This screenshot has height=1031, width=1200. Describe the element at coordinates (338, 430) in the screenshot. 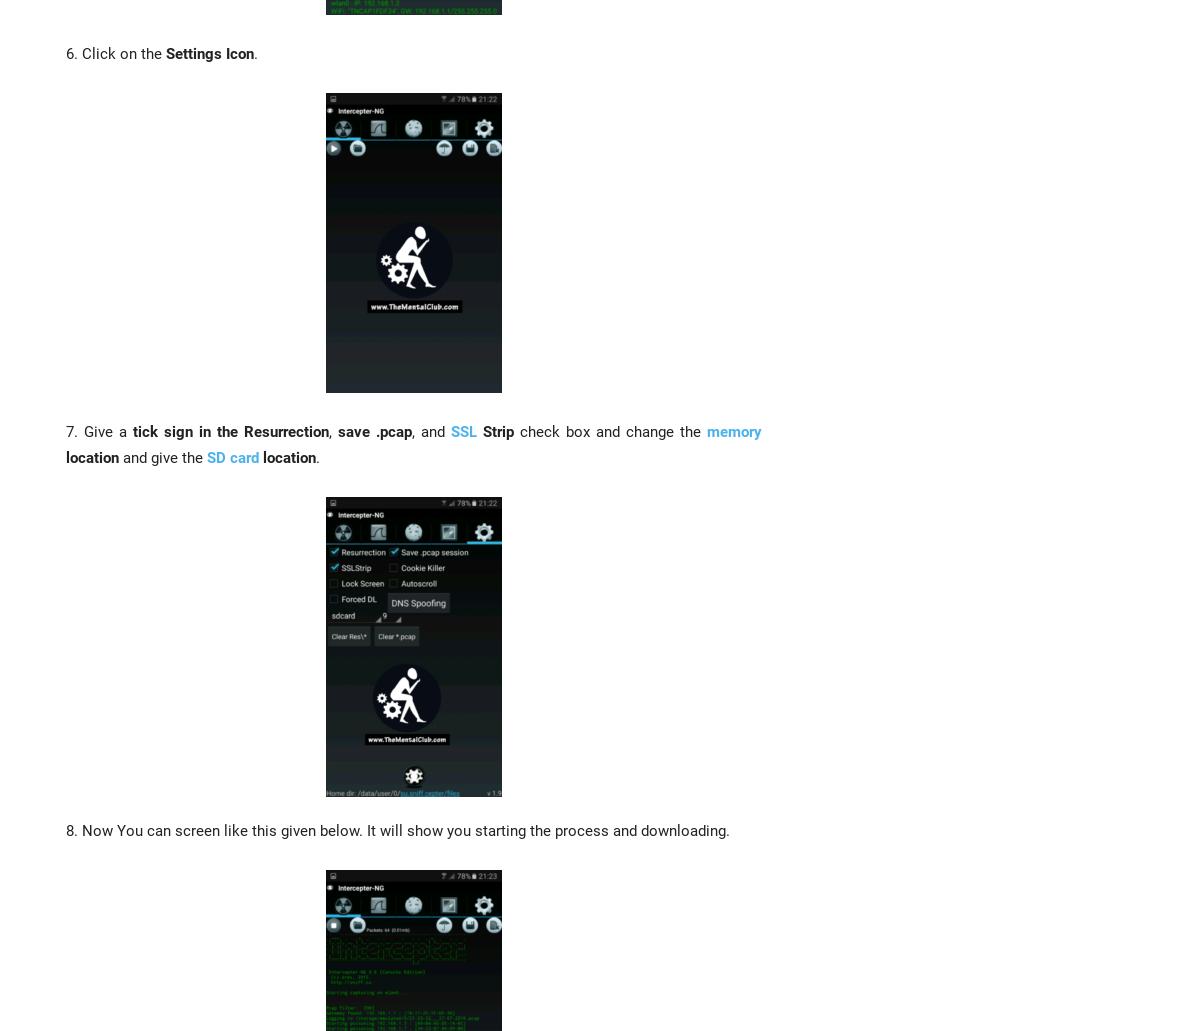

I see `'save'` at that location.